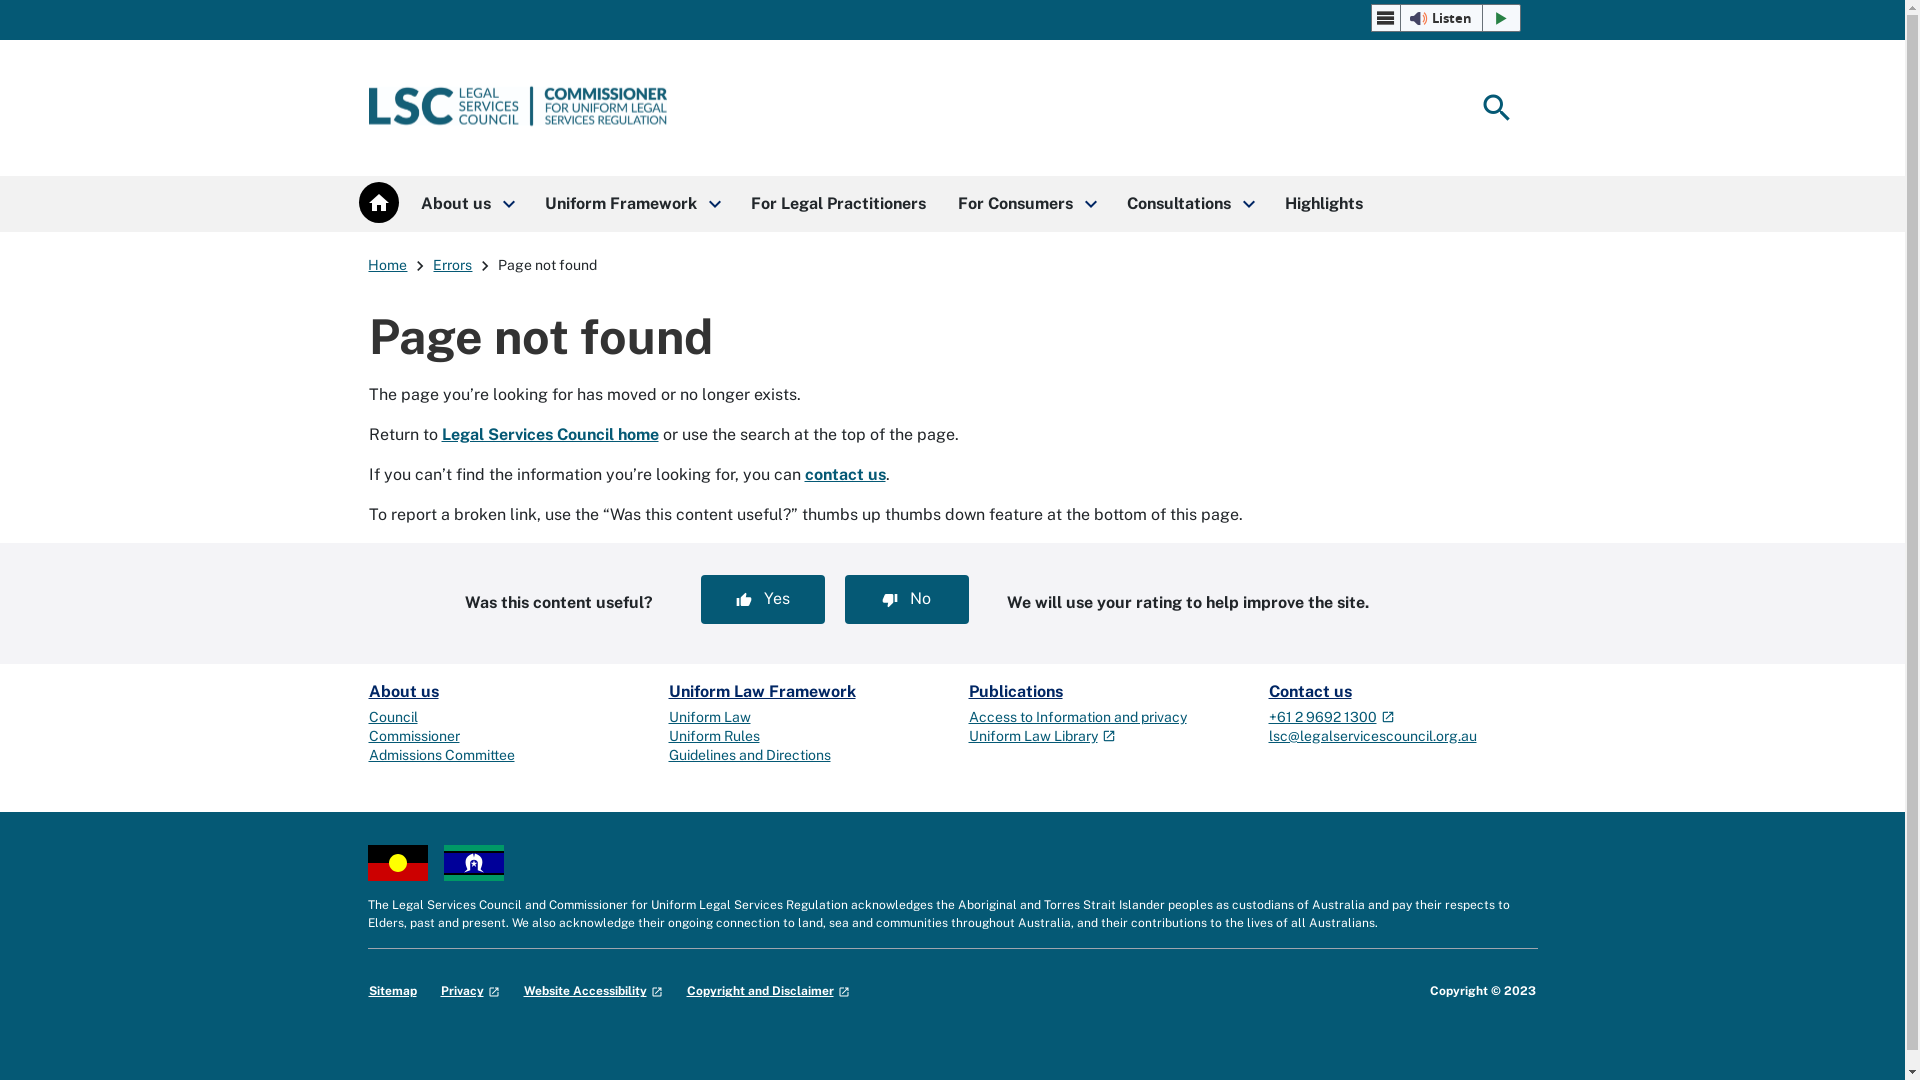 This screenshot has height=1080, width=1920. I want to click on 'Legal Services Council home', so click(550, 433).